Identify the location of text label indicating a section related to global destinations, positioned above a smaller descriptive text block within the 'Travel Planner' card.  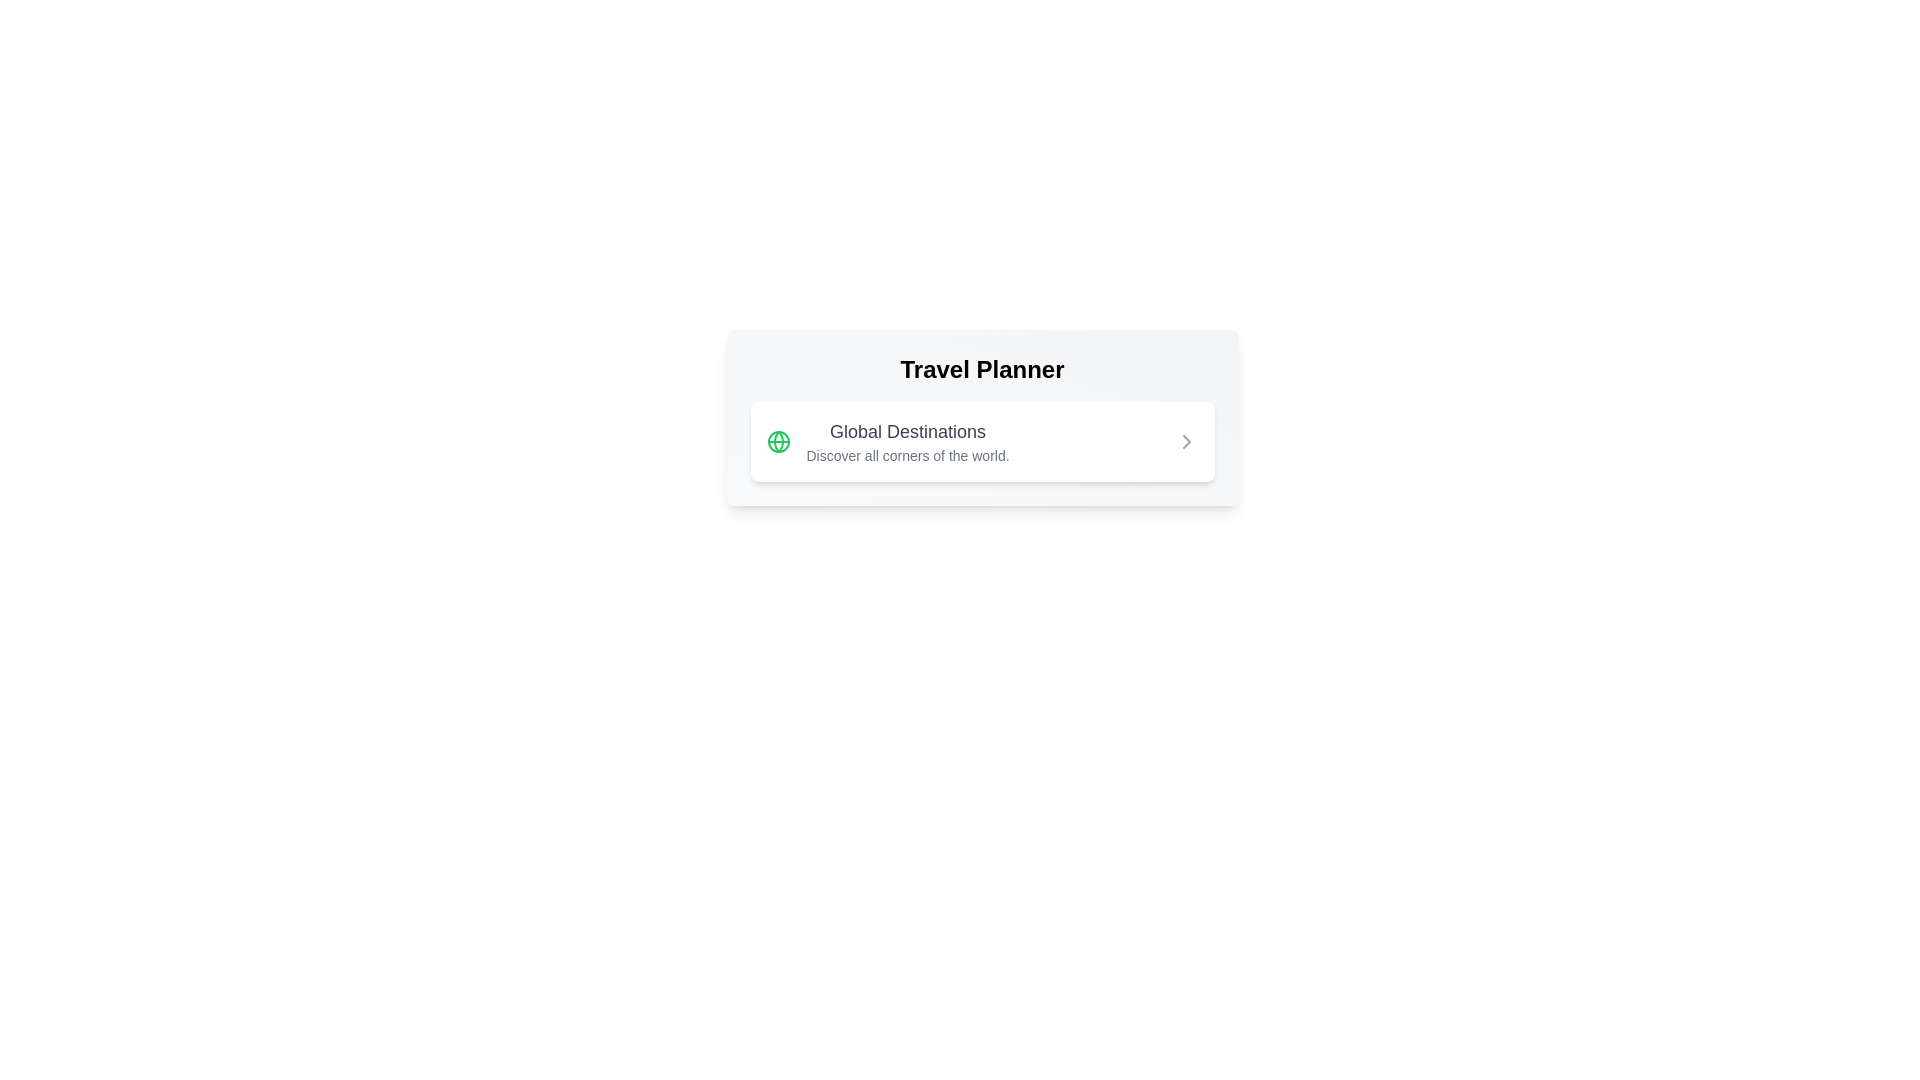
(906, 431).